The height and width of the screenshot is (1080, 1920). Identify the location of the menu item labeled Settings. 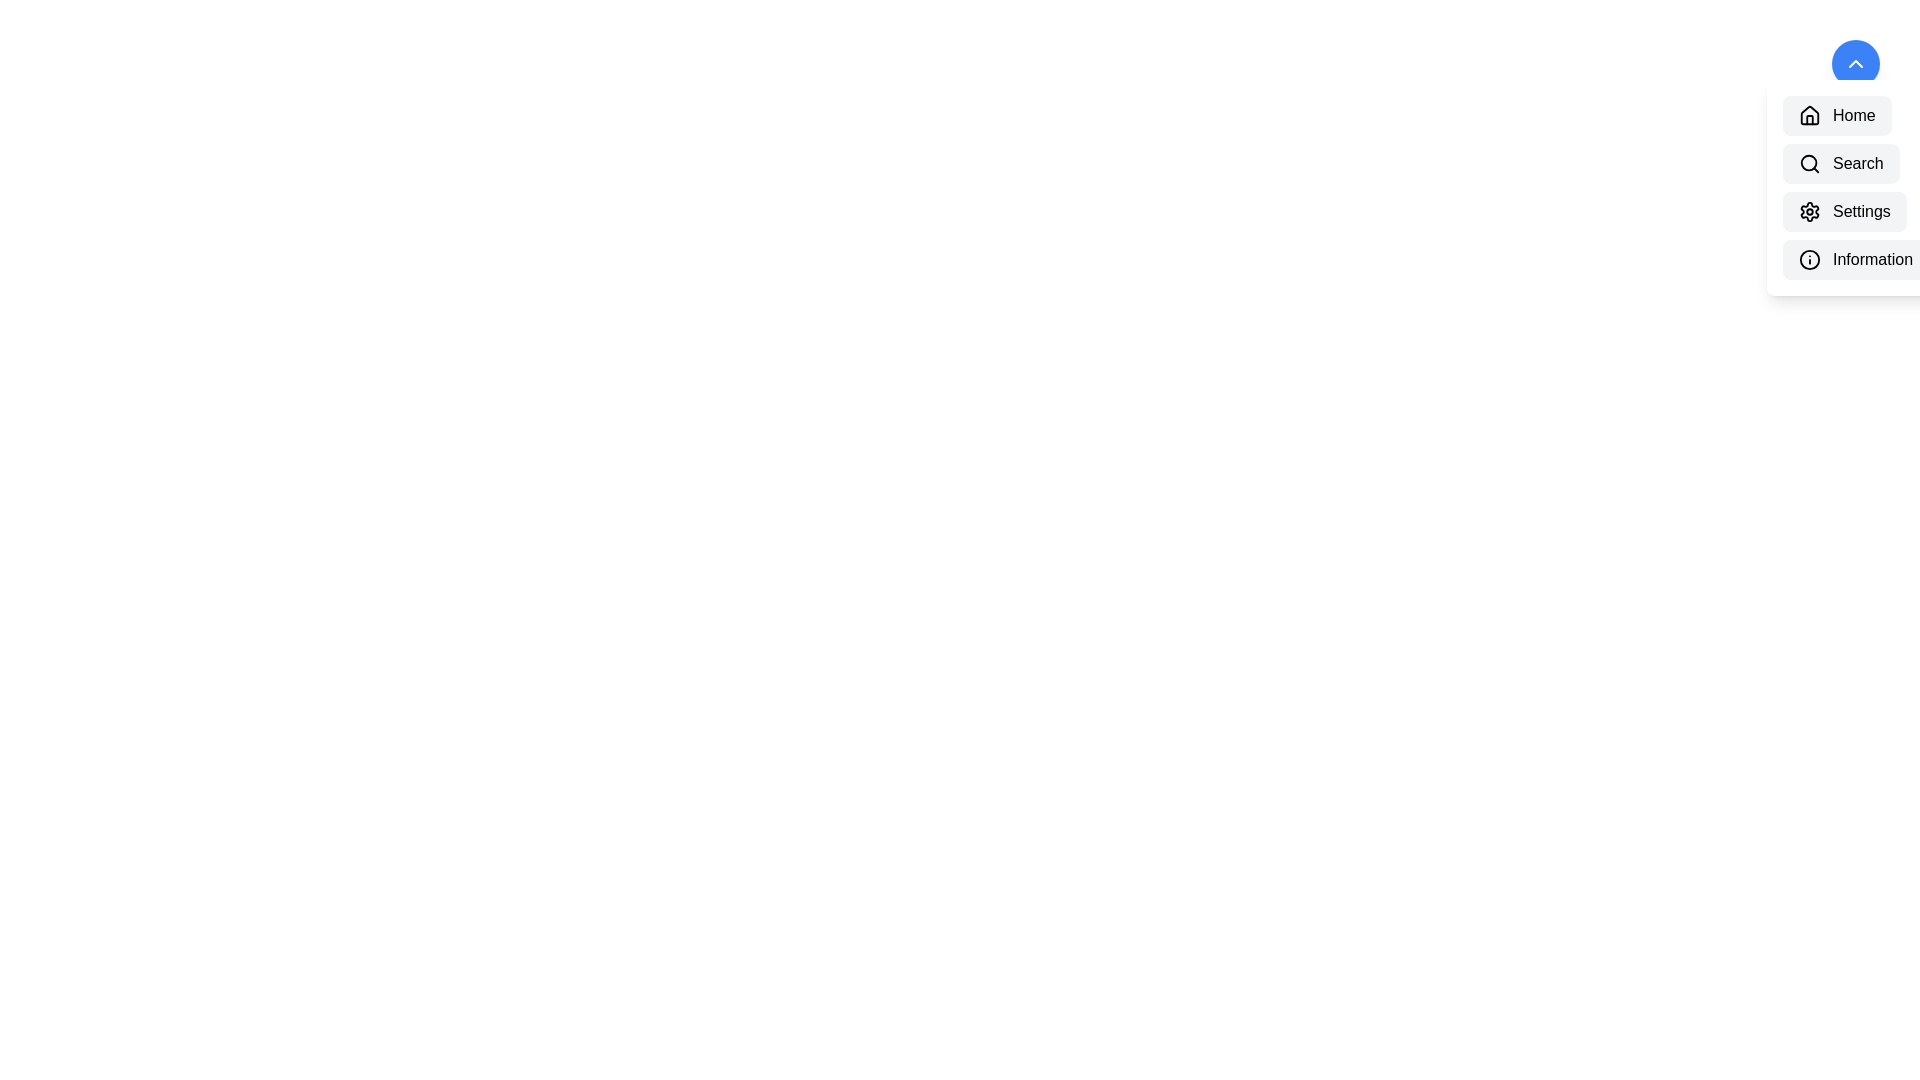
(1843, 212).